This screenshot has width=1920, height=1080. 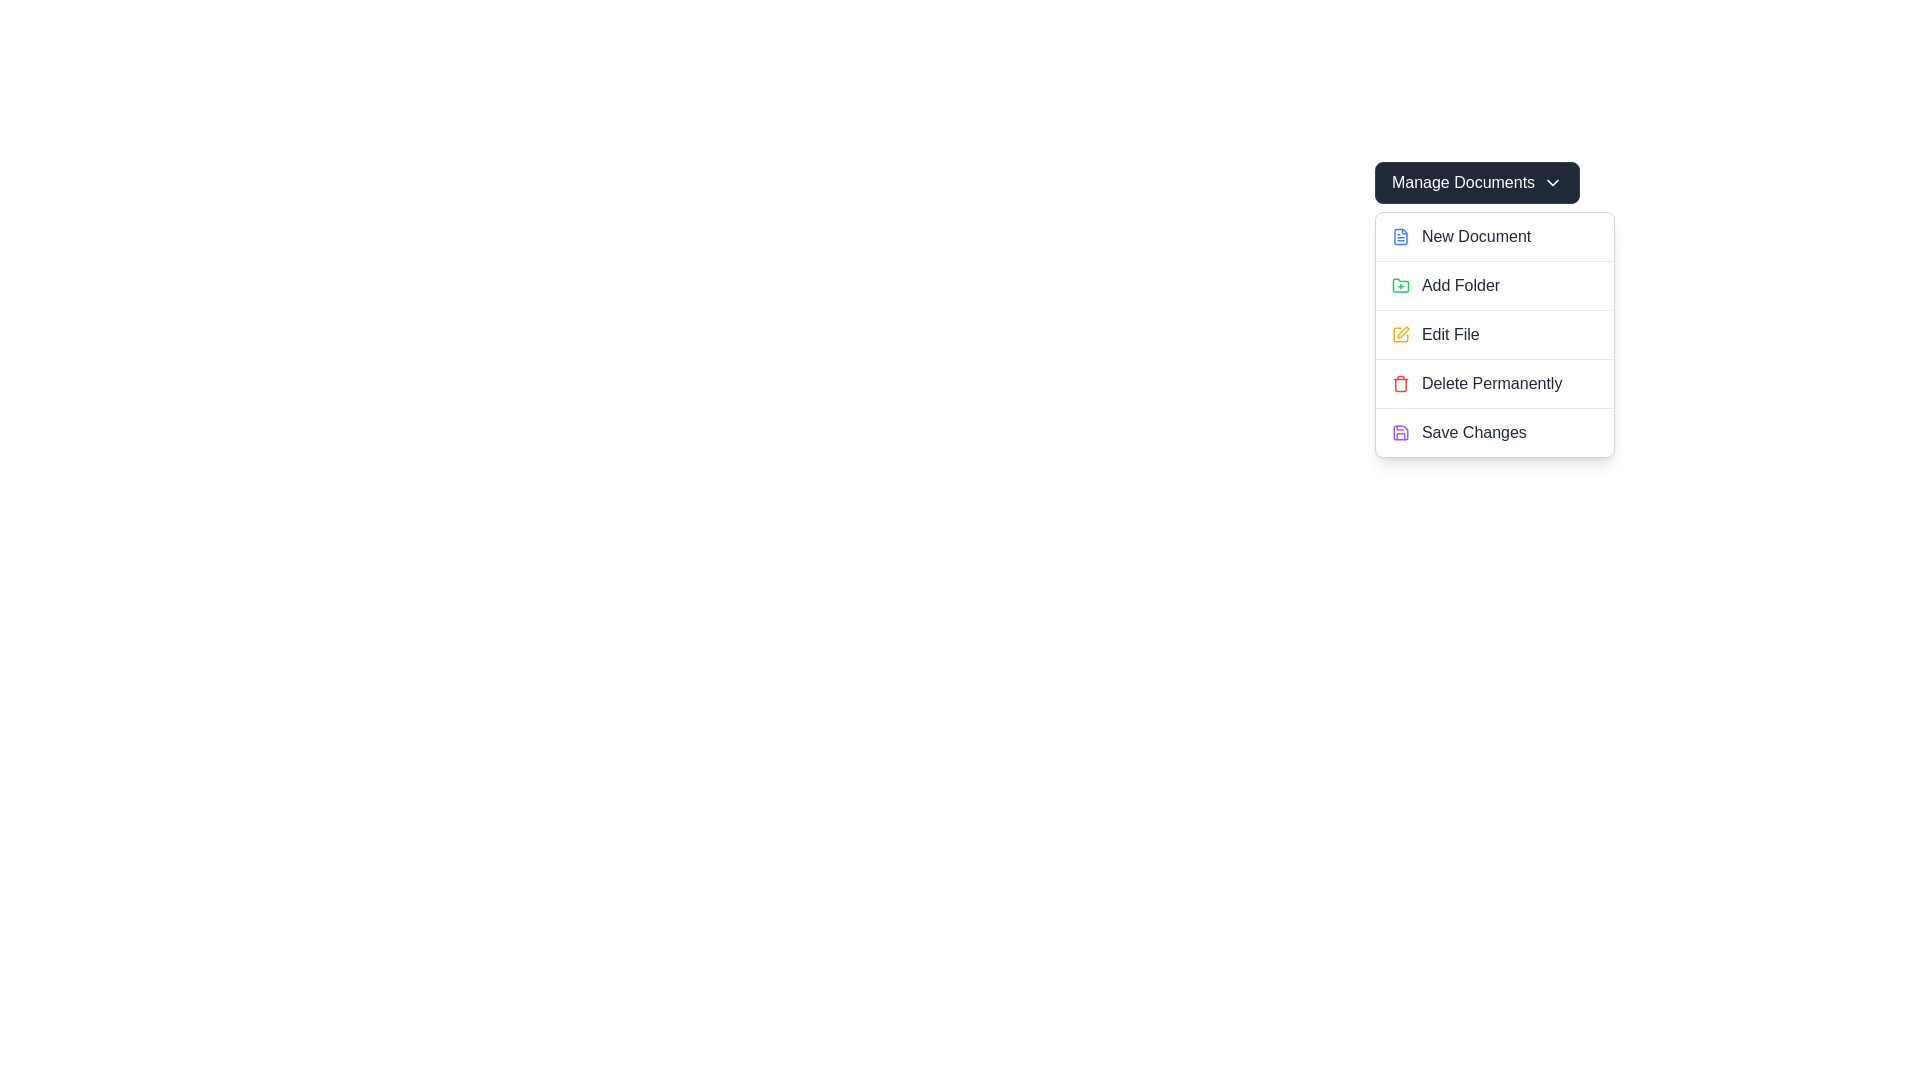 What do you see at coordinates (1461, 285) in the screenshot?
I see `the 'Add Folder' text label, which is the second option in the dropdown menu under 'Manage Documents'` at bounding box center [1461, 285].